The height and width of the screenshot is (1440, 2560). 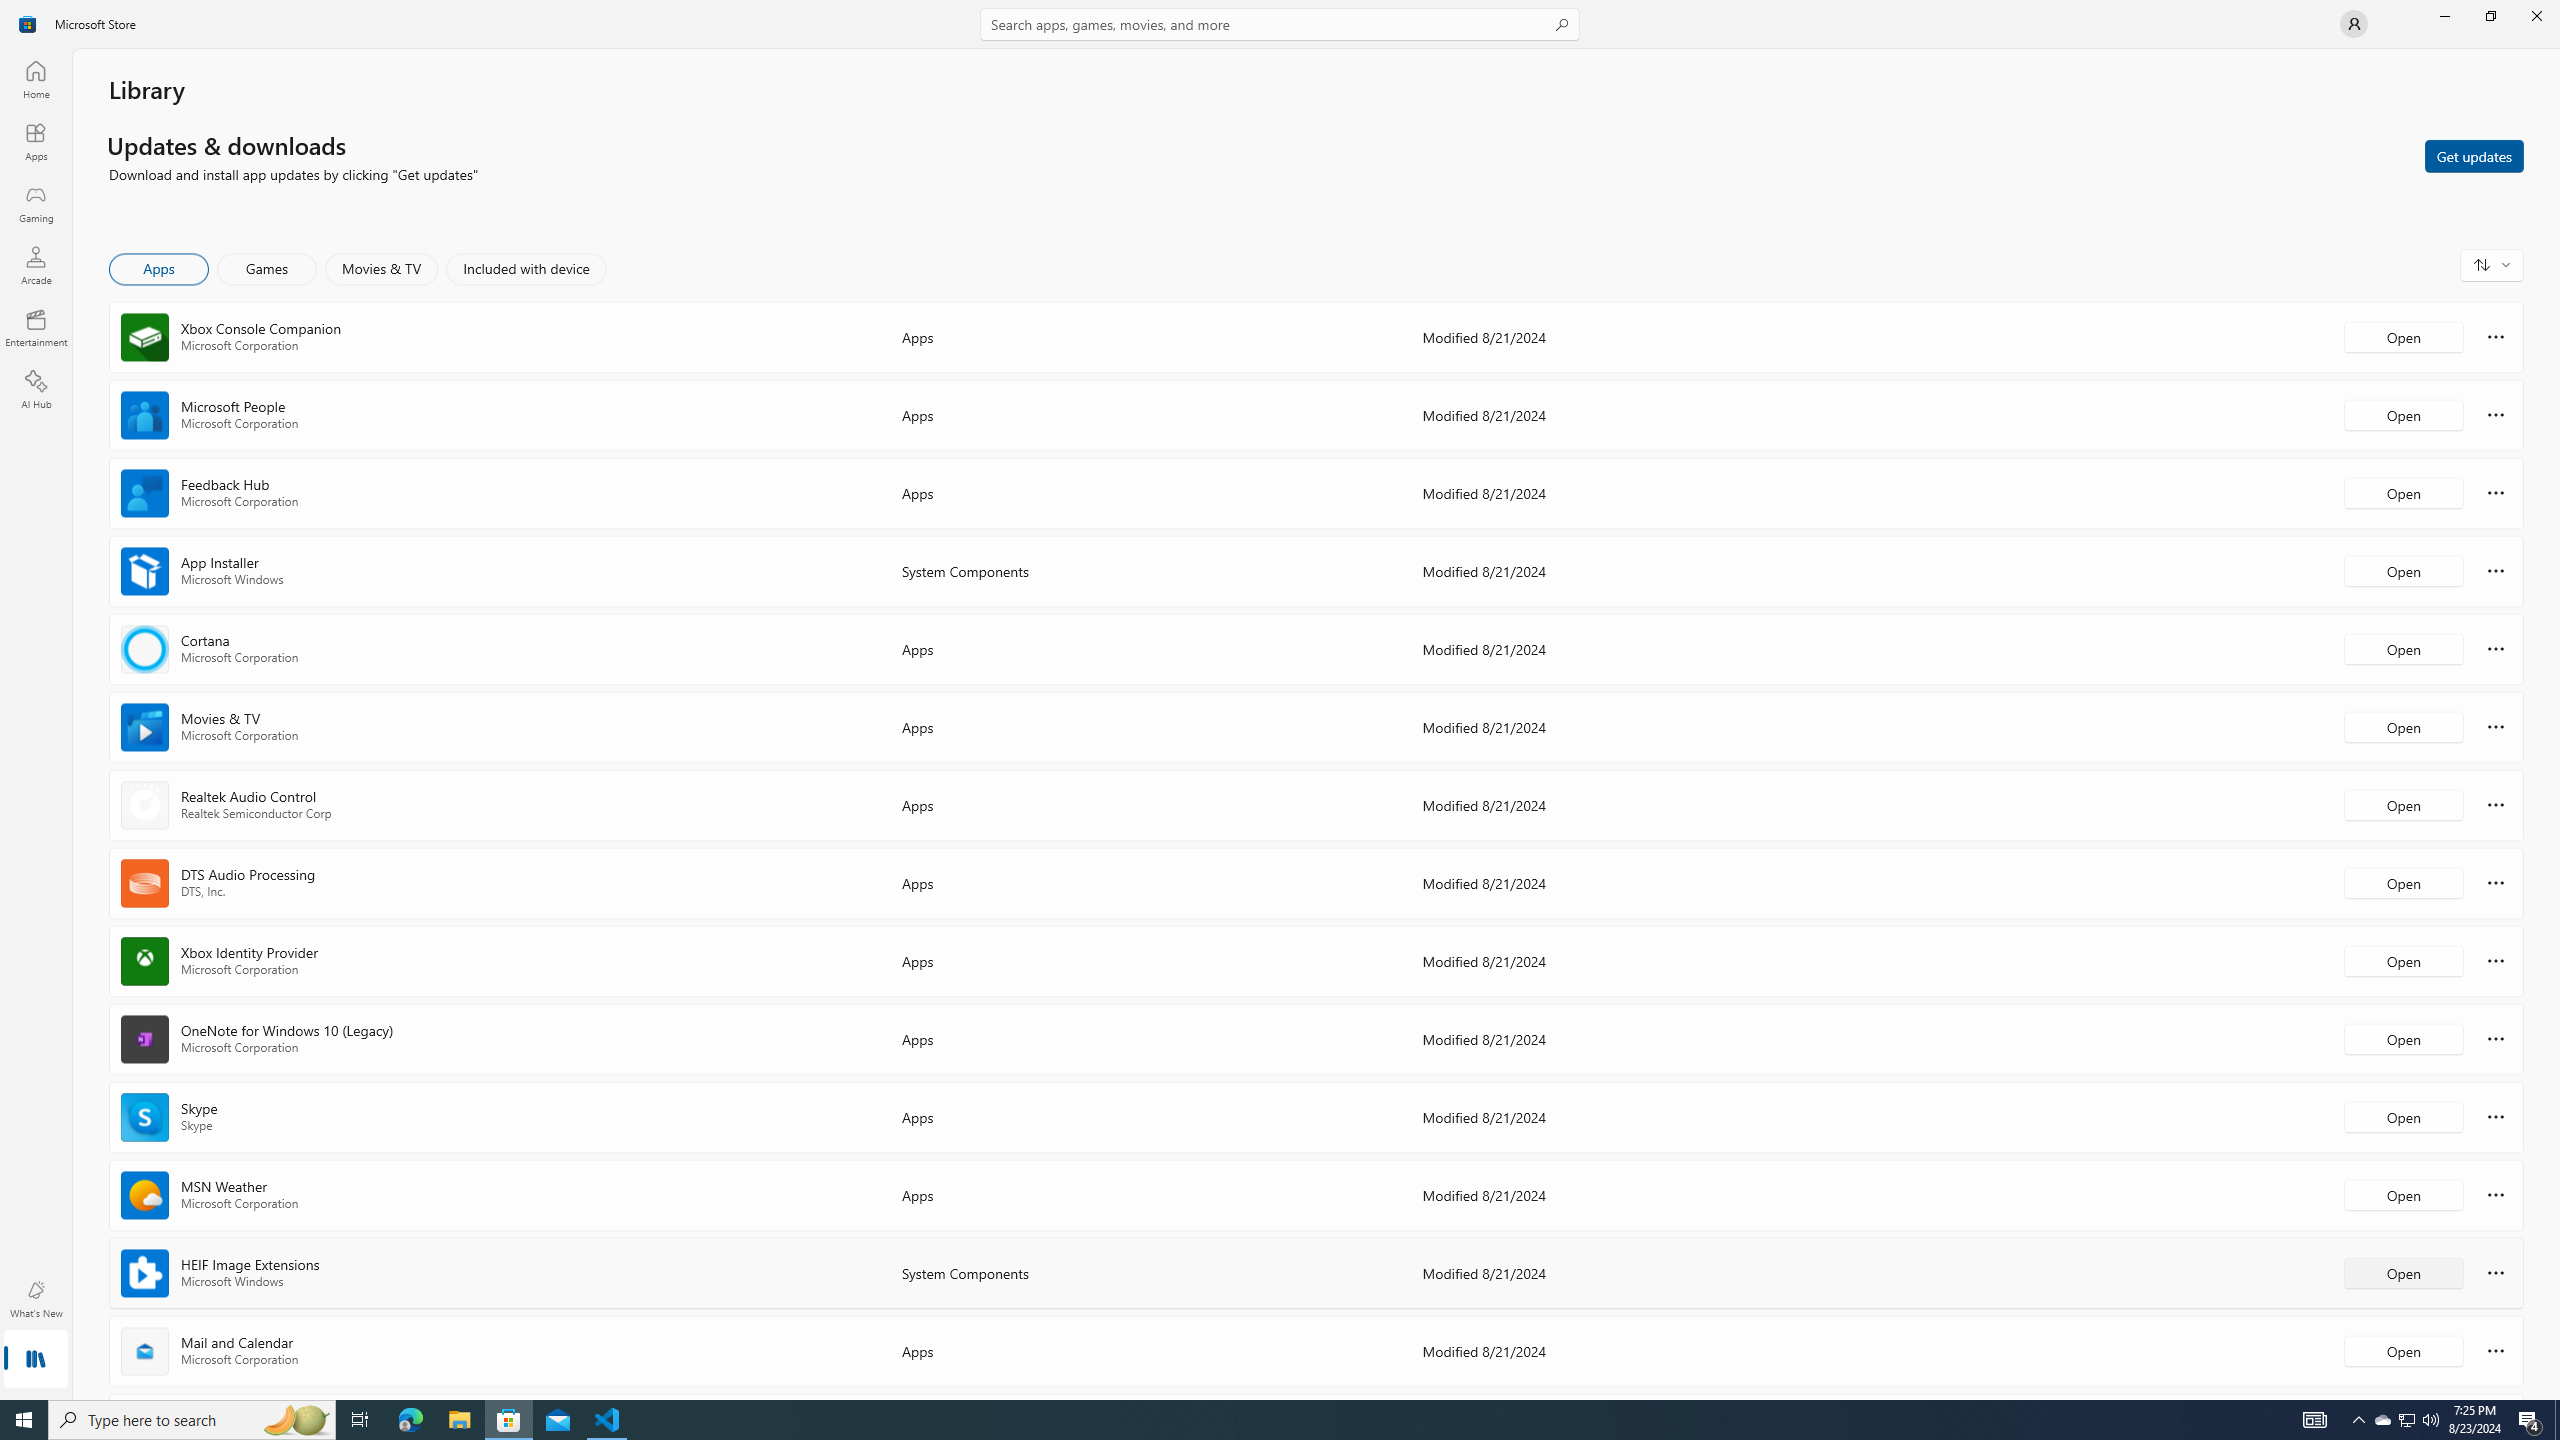 I want to click on 'What', so click(x=34, y=1298).